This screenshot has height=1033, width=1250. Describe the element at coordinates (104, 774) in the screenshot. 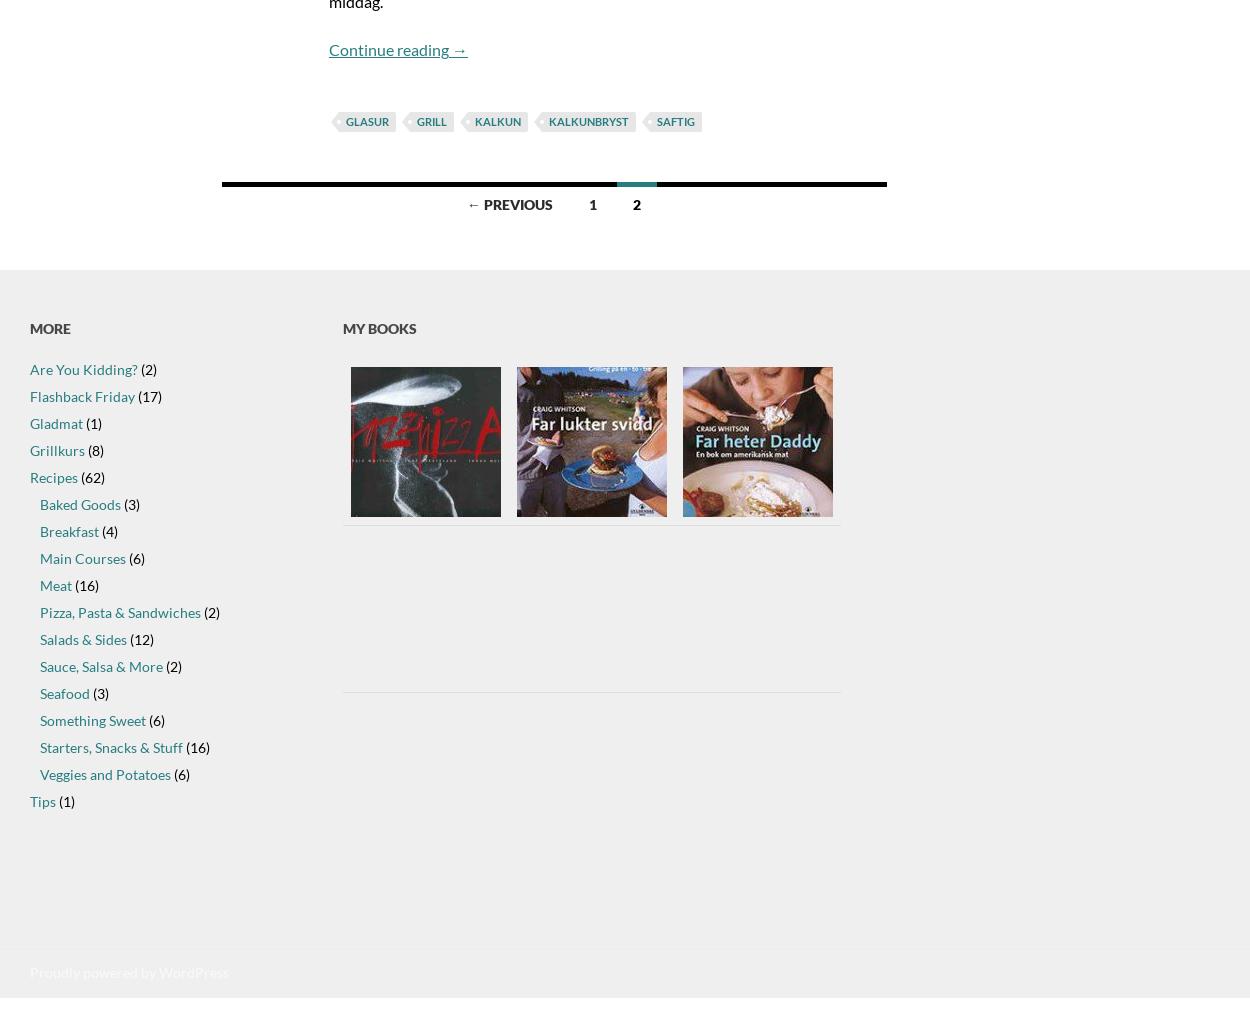

I see `'Veggies and Potatoes'` at that location.